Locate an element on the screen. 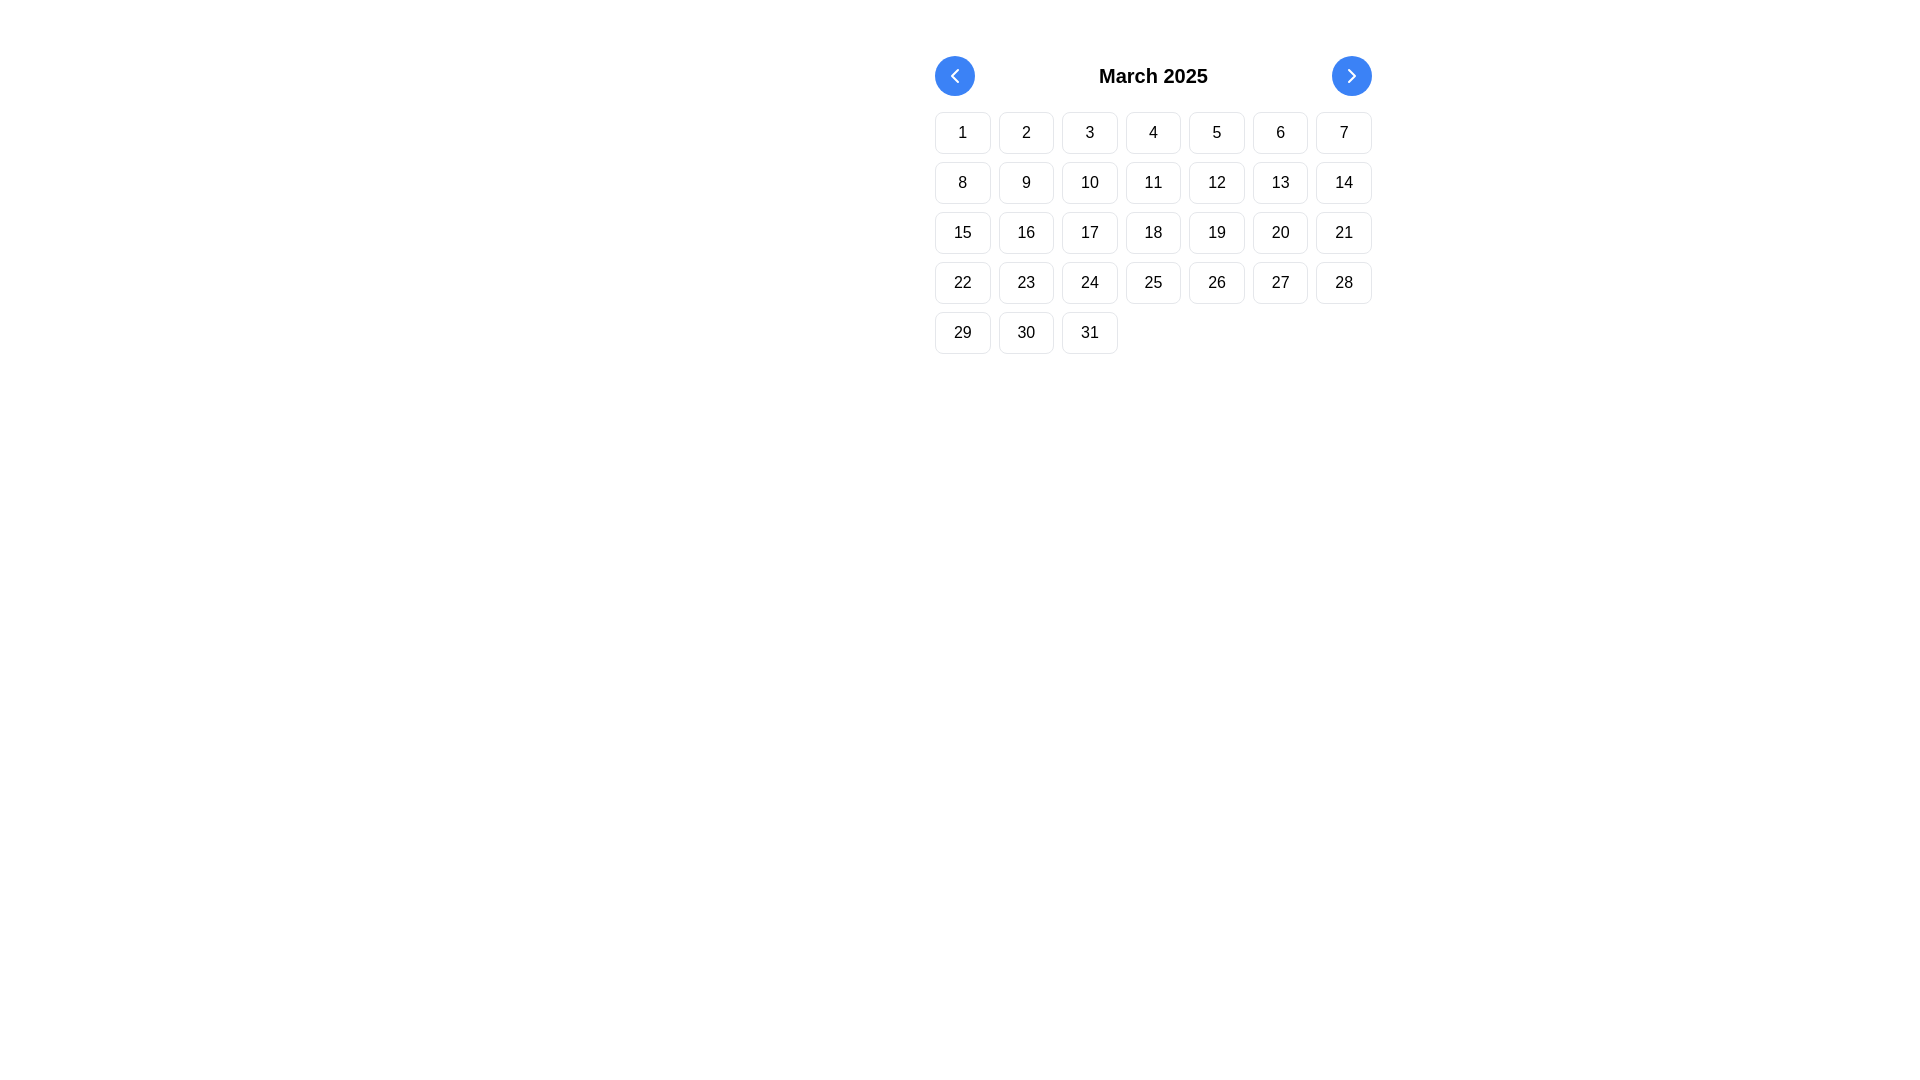  the button displaying '30' which is the sixth item in the fifth row of a grid layout, positioned between buttons '29' and '31' is located at coordinates (1026, 331).